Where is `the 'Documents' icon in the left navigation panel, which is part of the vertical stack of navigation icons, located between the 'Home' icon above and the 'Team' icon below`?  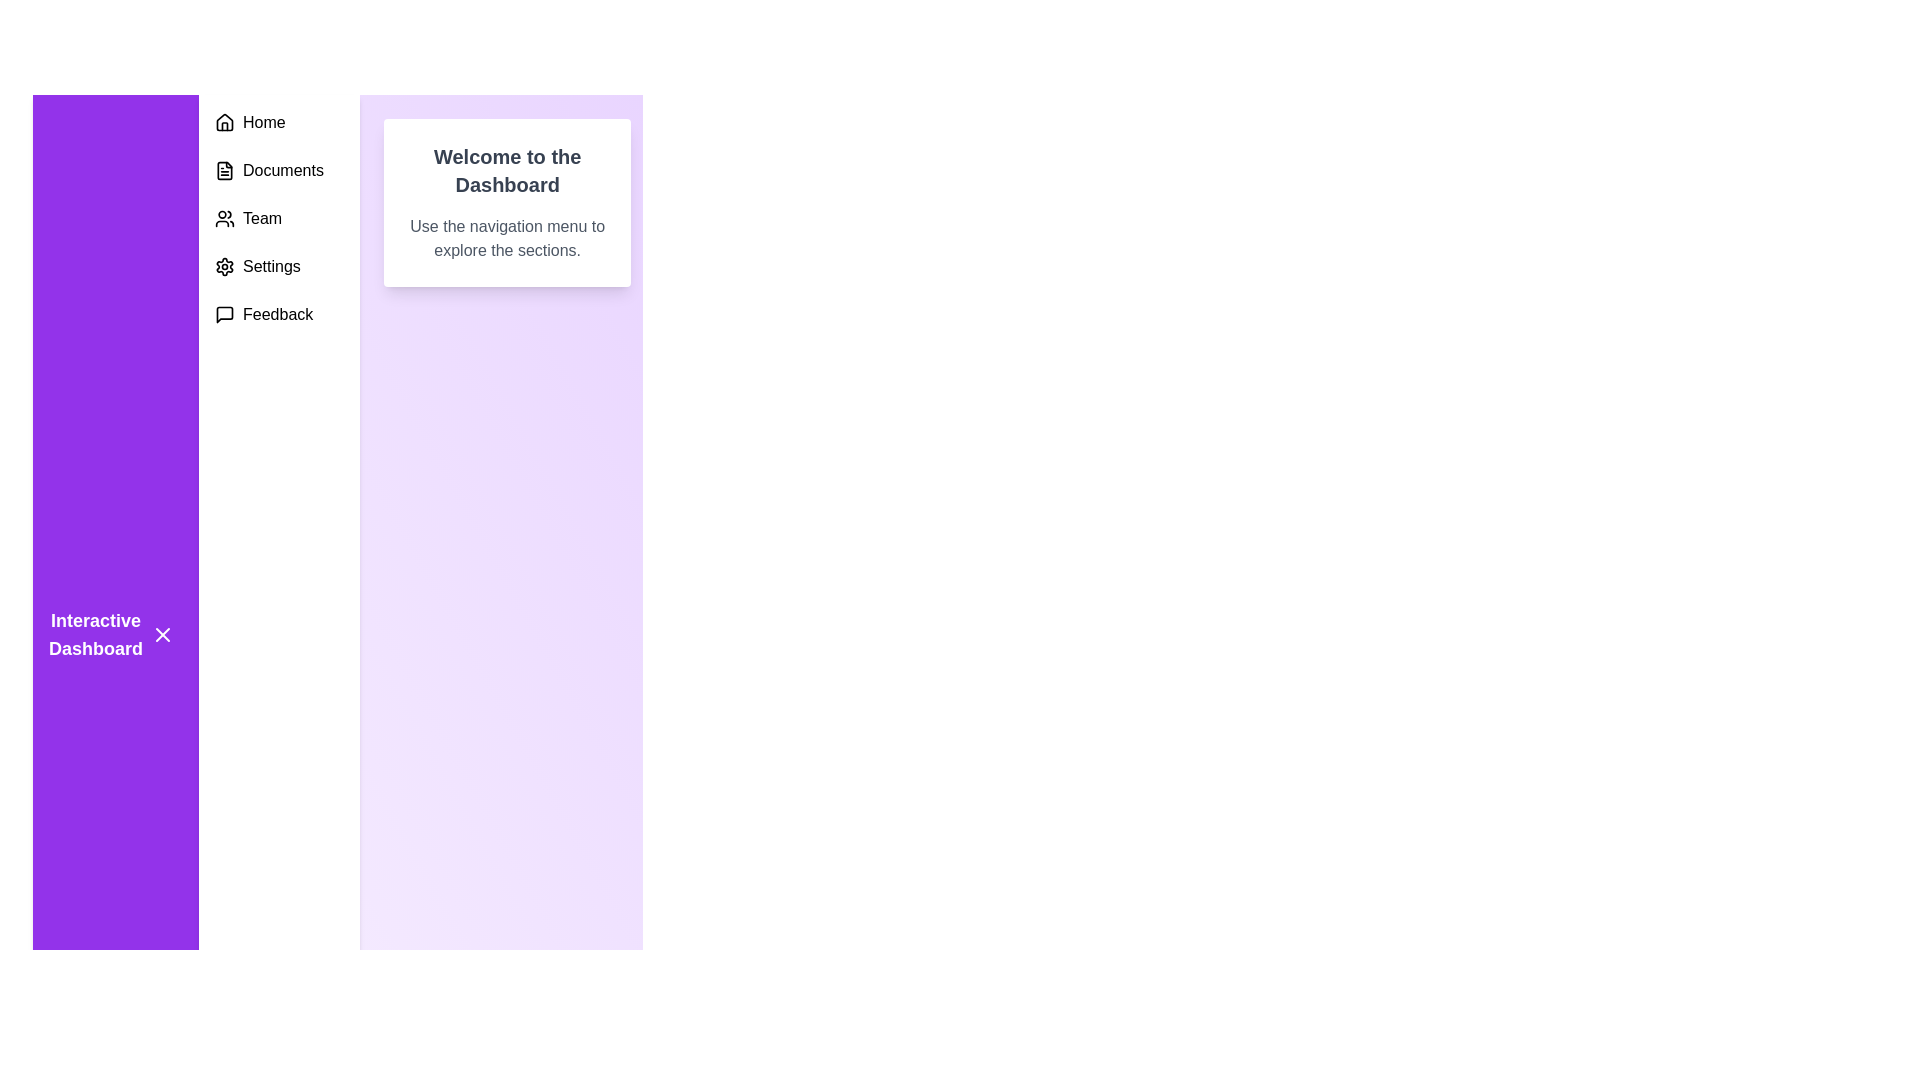
the 'Documents' icon in the left navigation panel, which is part of the vertical stack of navigation icons, located between the 'Home' icon above and the 'Team' icon below is located at coordinates (225, 169).